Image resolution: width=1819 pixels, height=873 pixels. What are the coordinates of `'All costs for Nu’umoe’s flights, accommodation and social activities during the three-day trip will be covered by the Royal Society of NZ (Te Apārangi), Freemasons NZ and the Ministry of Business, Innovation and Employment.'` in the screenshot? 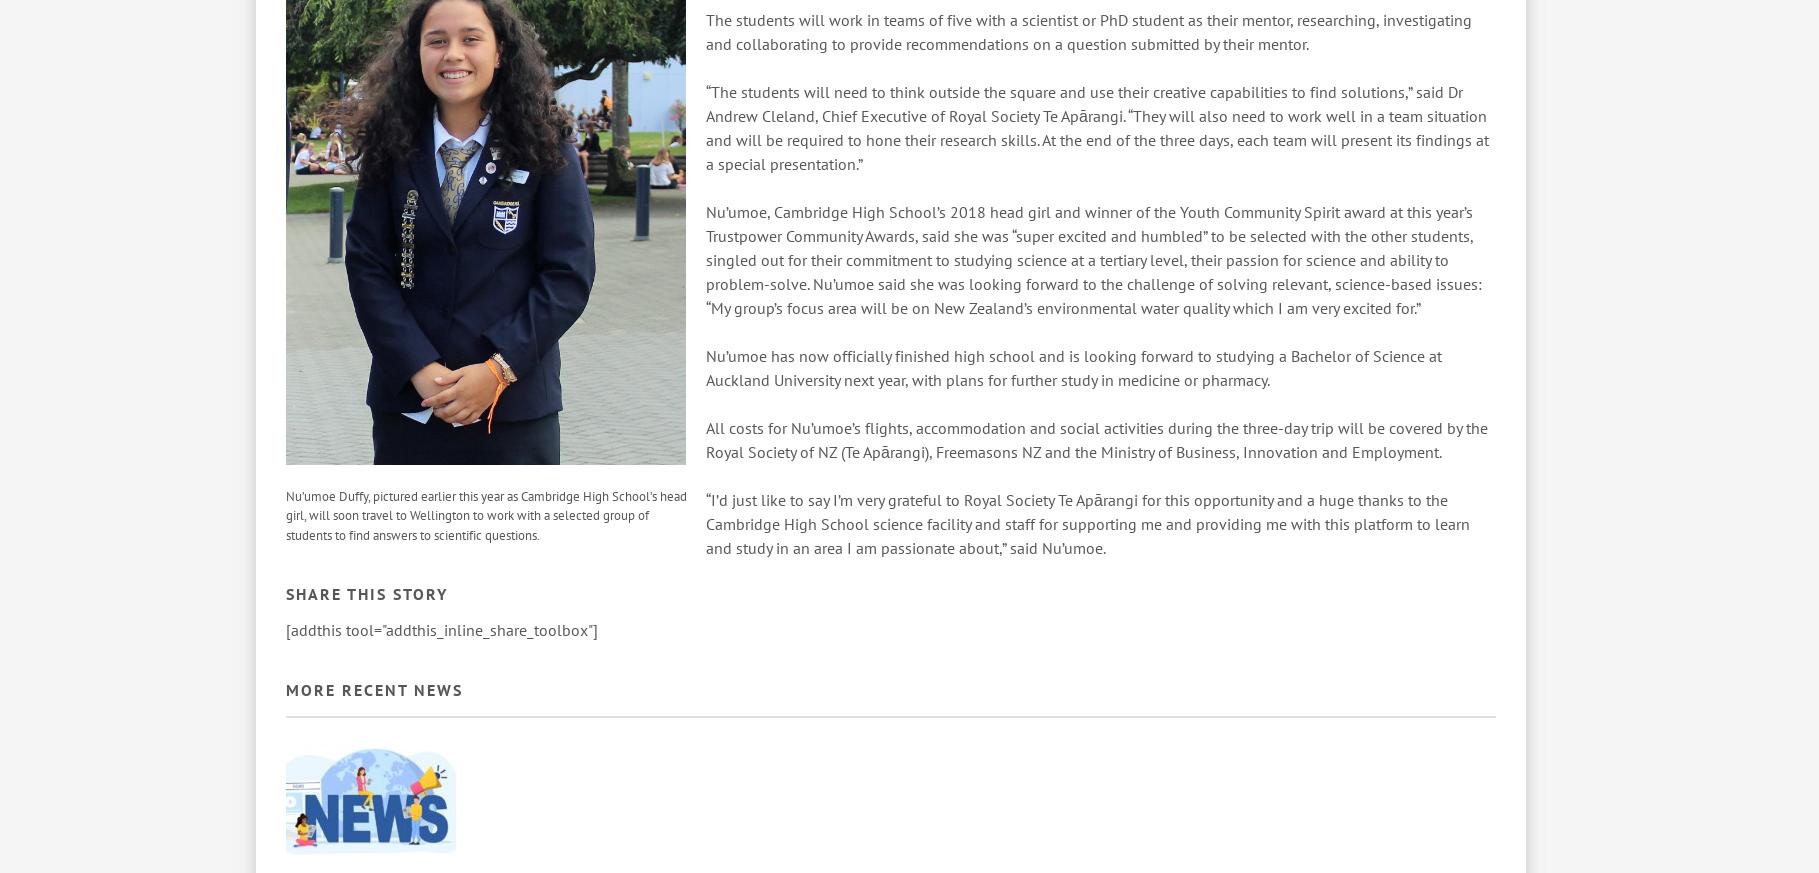 It's located at (1096, 439).